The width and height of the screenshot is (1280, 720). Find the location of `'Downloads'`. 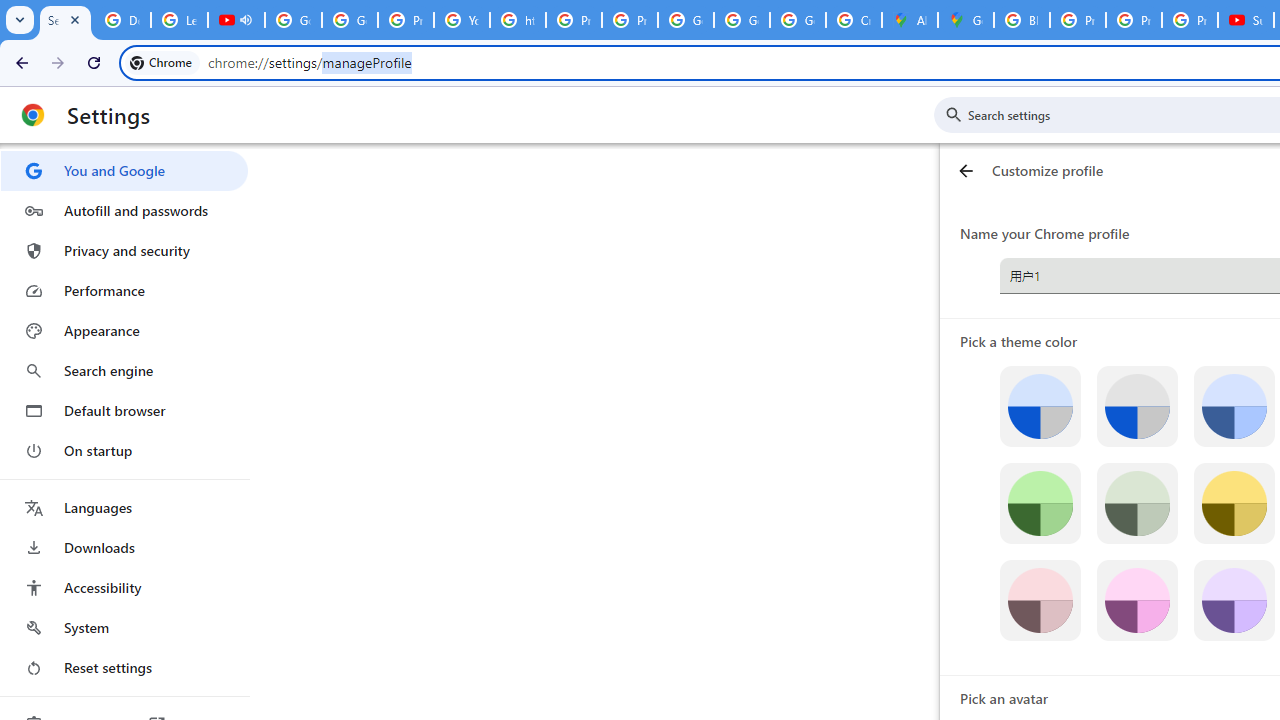

'Downloads' is located at coordinates (123, 547).